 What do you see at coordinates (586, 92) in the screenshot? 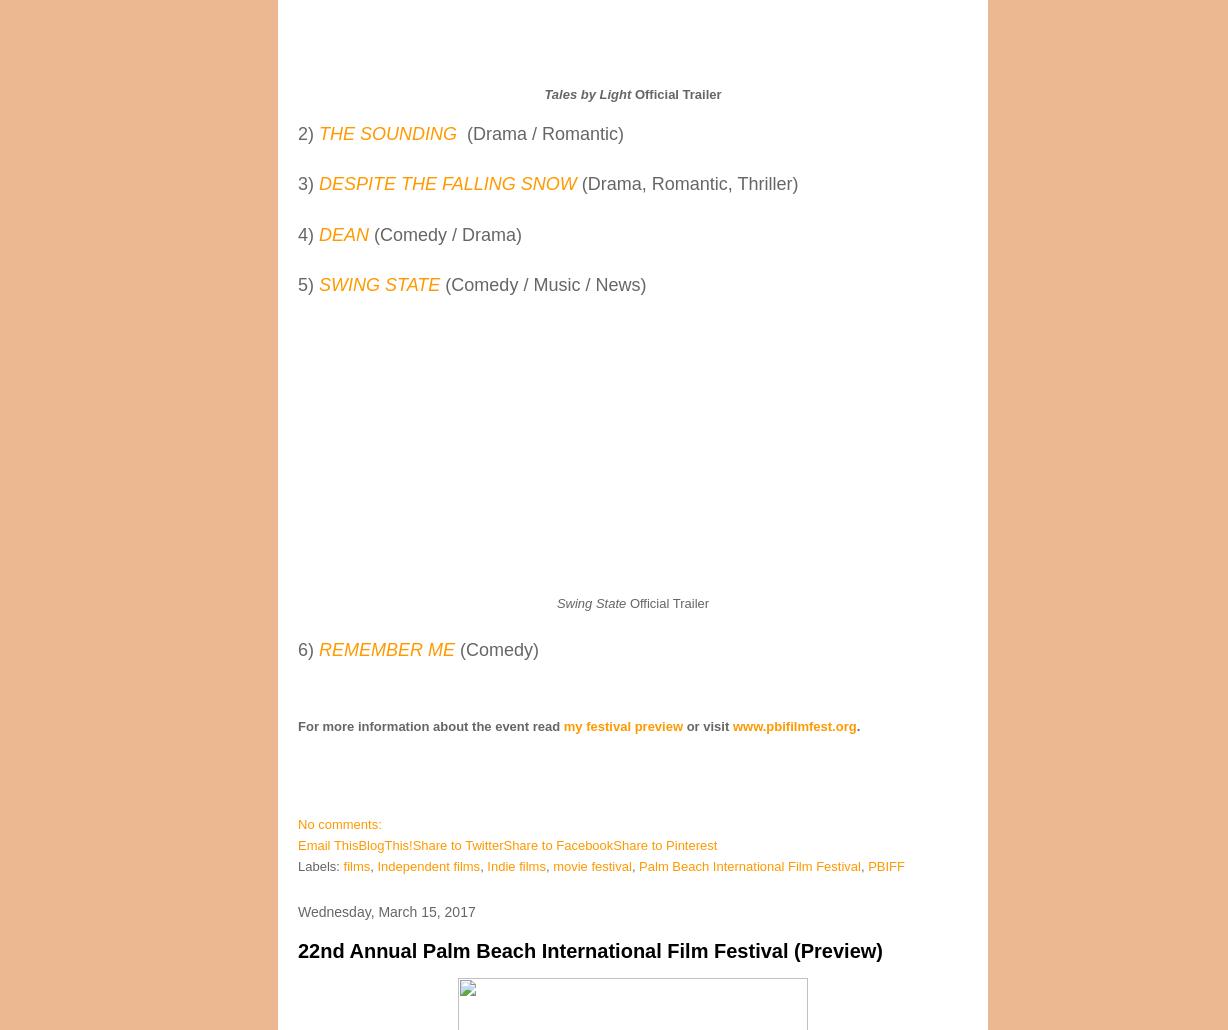
I see `'Tales by Light'` at bounding box center [586, 92].